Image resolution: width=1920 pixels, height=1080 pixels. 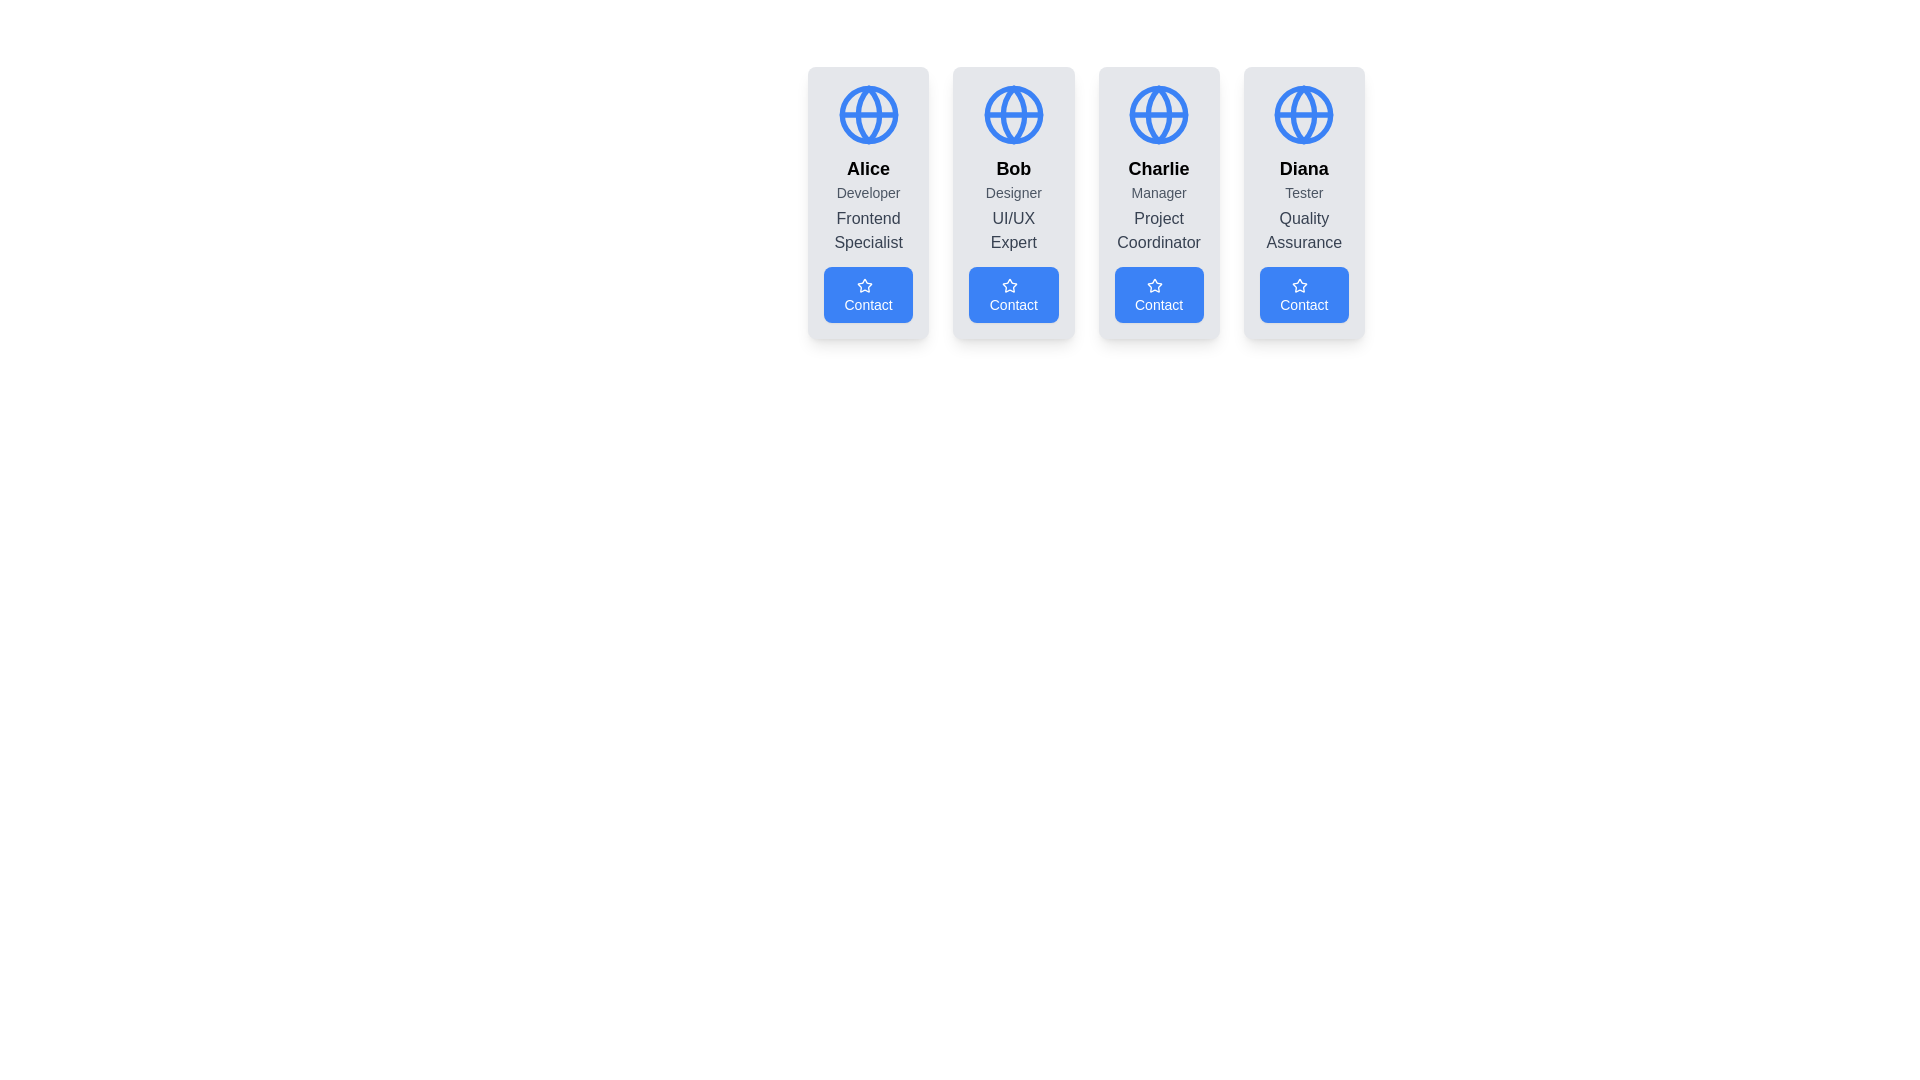 I want to click on the blue rectangular button labeled 'Contact' with an outlined star icon to initiate contact. It is located at the bottom of Charlie's profile card, which is the third card from the left, so click(x=1159, y=294).